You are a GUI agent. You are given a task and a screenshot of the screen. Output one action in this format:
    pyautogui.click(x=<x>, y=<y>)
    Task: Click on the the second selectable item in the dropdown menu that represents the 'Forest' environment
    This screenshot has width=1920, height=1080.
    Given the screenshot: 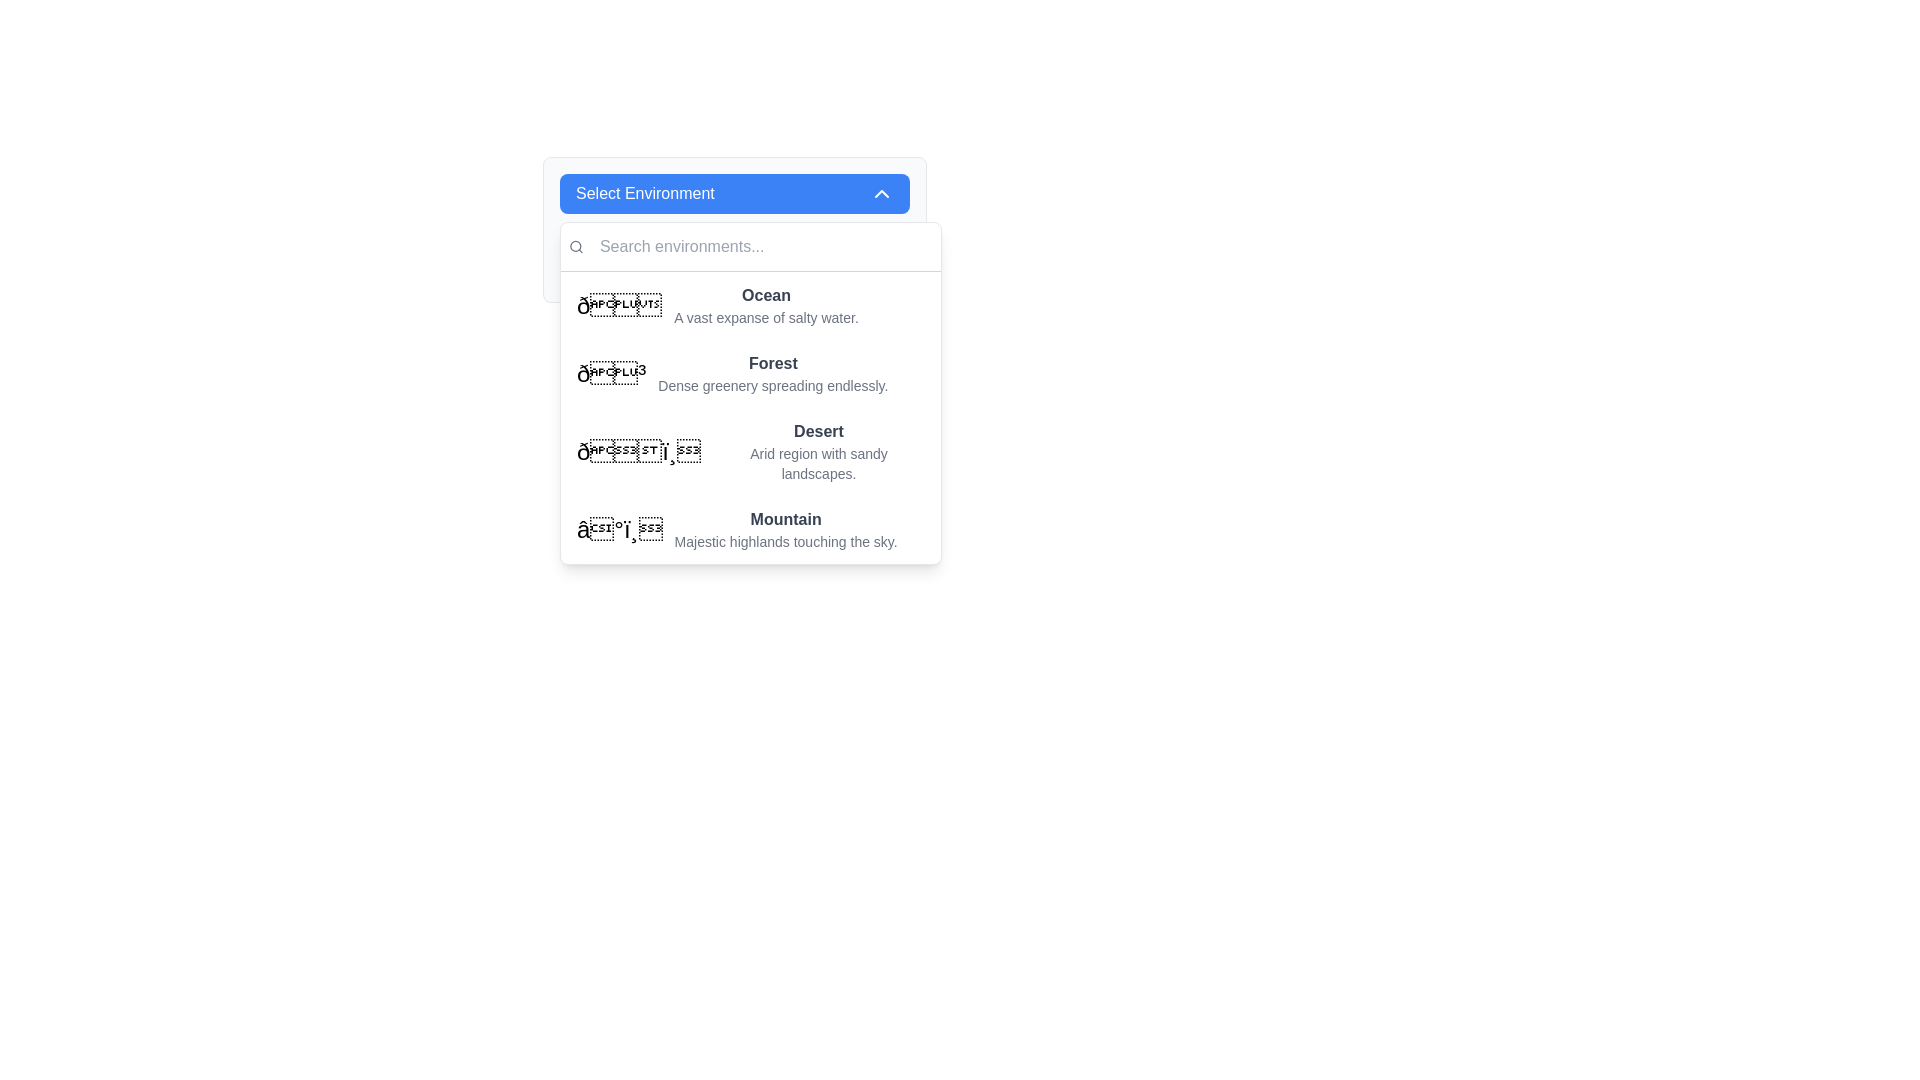 What is the action you would take?
    pyautogui.click(x=749, y=374)
    